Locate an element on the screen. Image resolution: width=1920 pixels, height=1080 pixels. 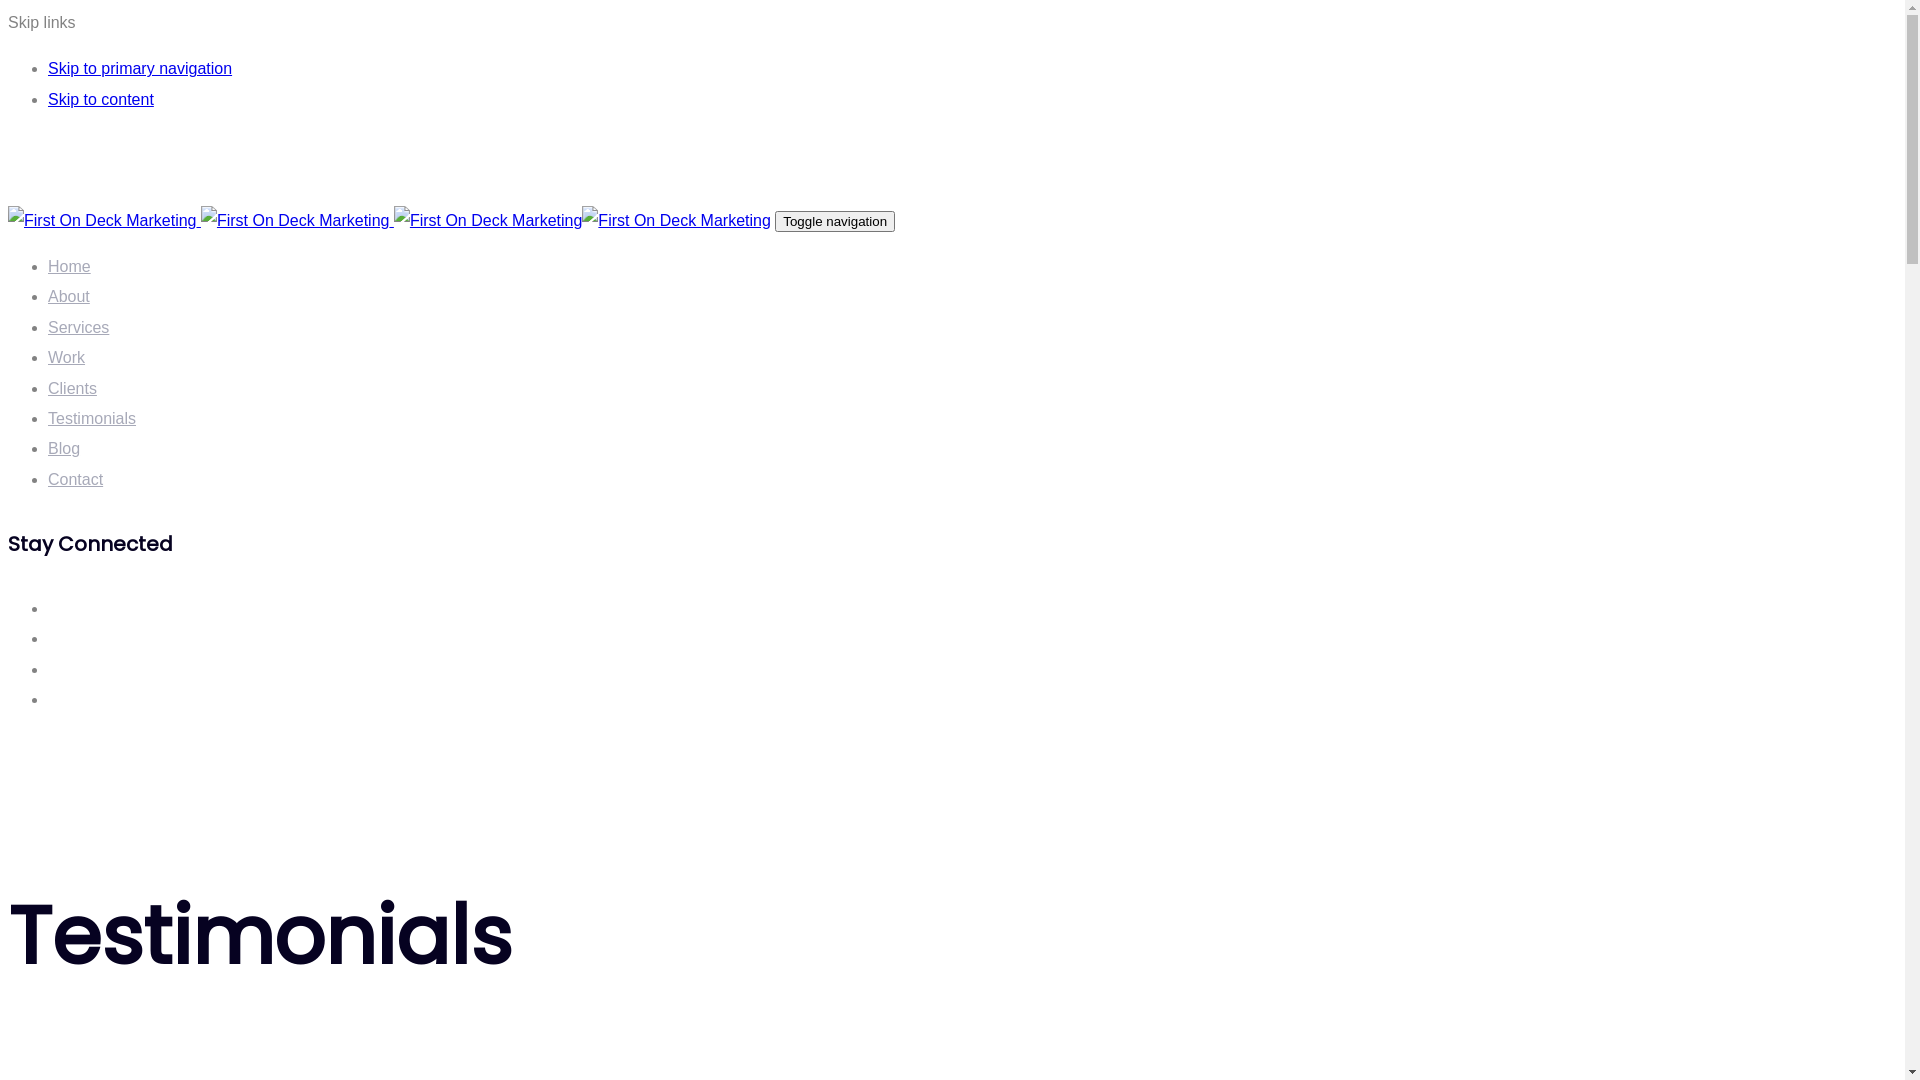
'About' is located at coordinates (68, 296).